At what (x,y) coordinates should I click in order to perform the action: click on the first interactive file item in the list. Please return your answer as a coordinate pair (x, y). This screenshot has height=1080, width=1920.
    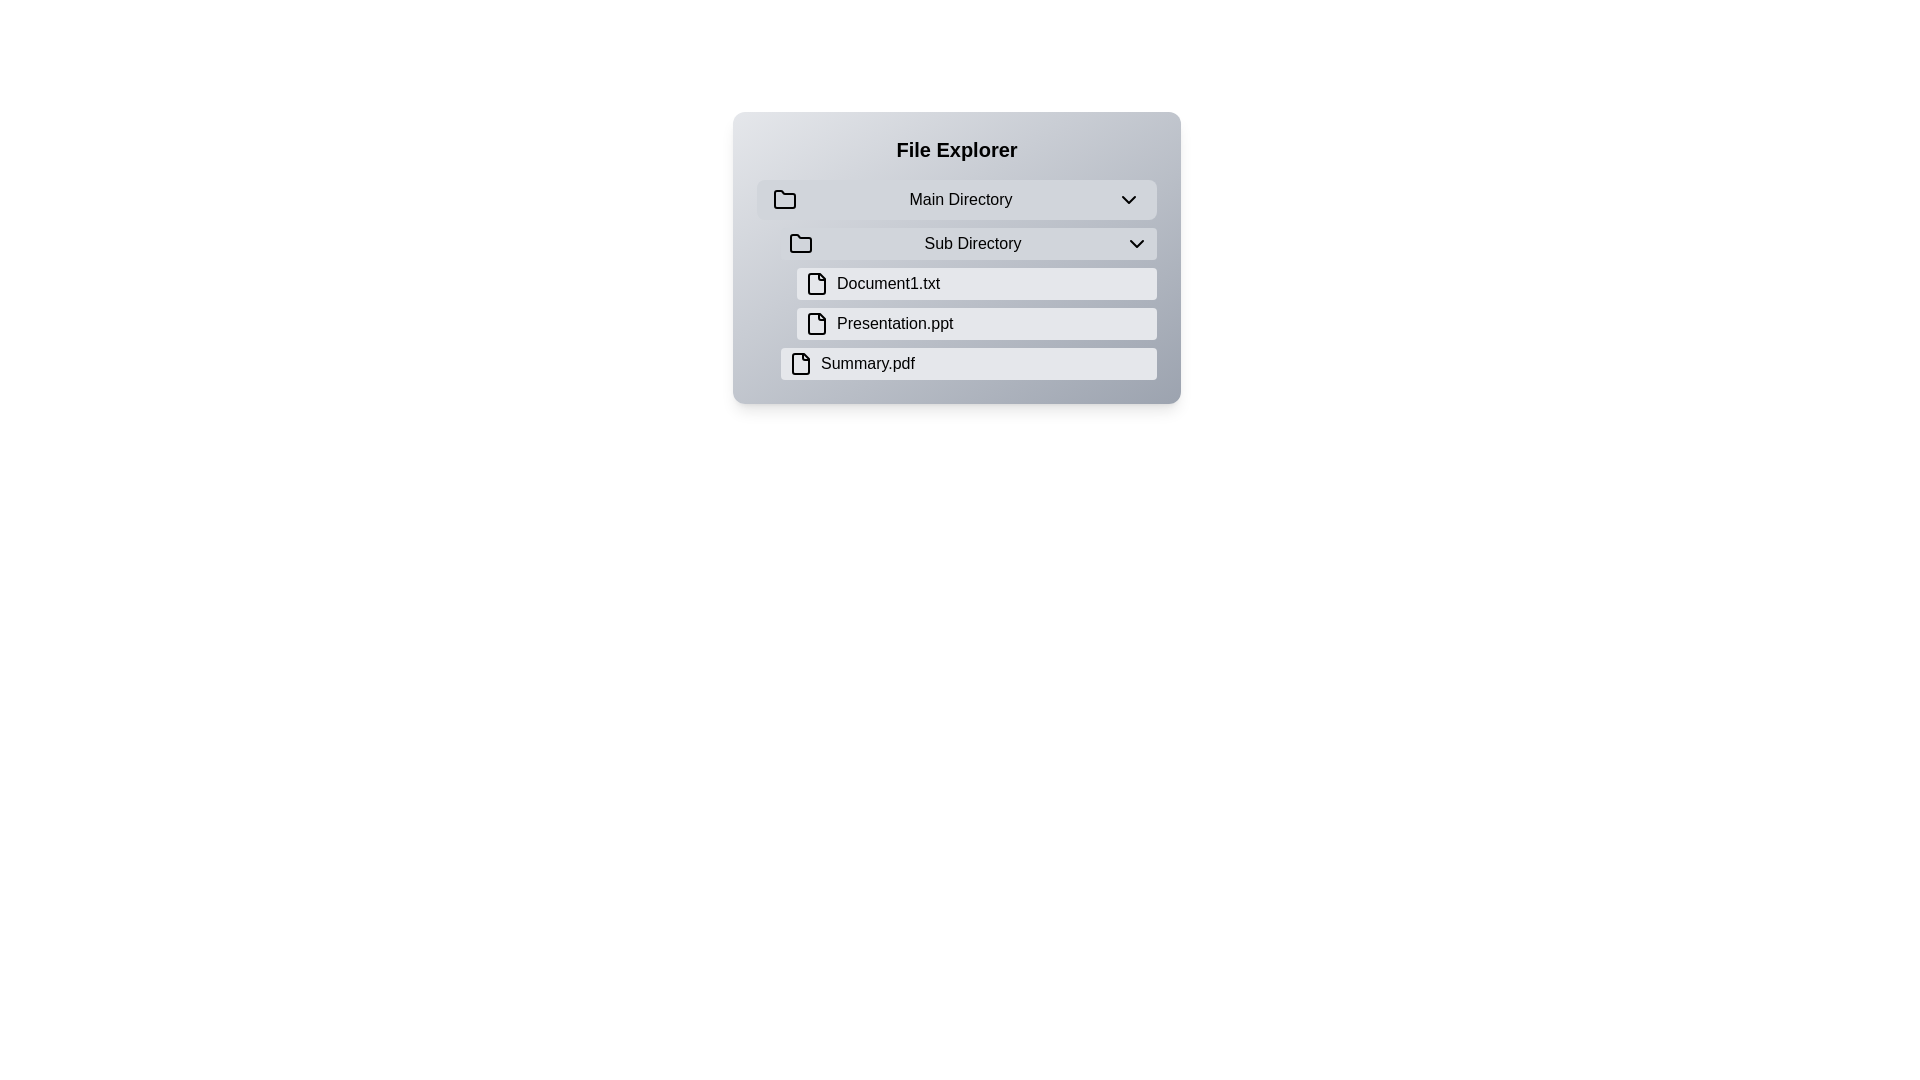
    Looking at the image, I should click on (977, 284).